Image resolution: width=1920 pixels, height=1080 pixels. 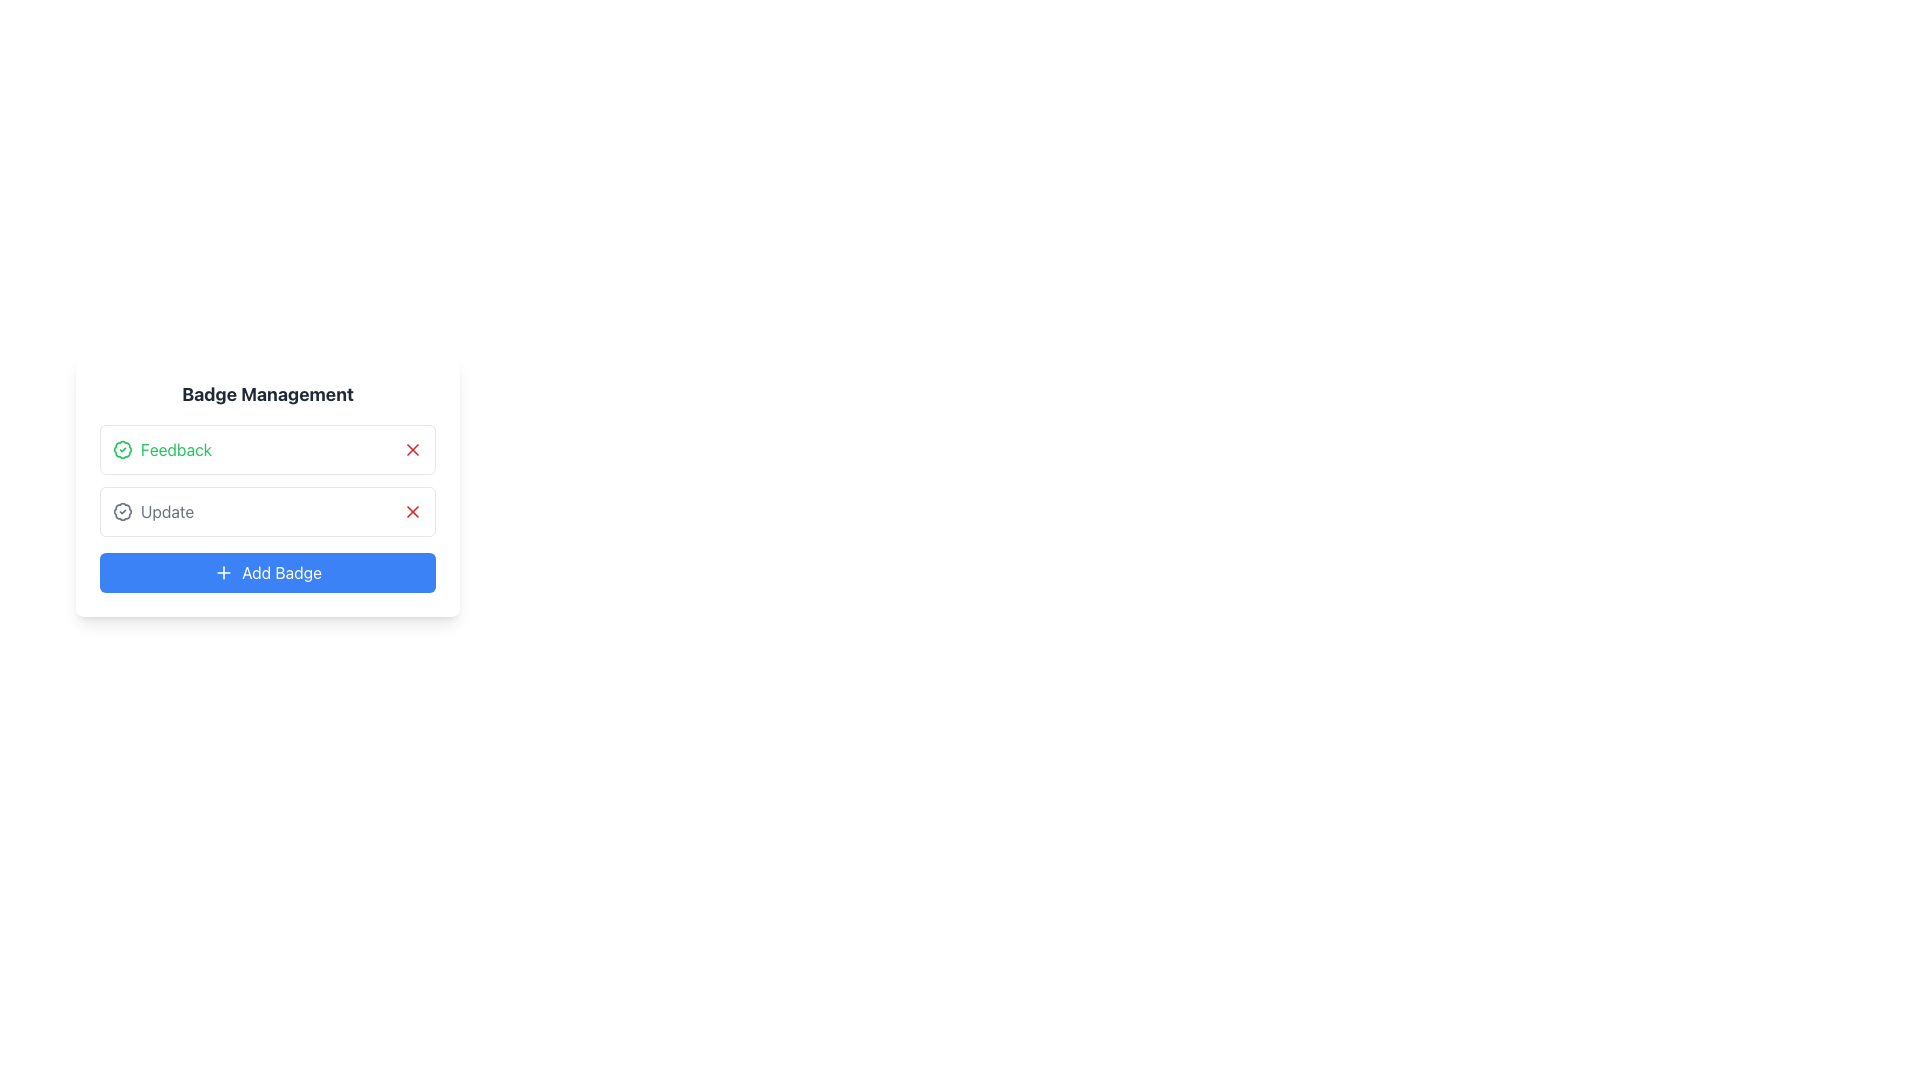 What do you see at coordinates (411, 511) in the screenshot?
I see `the red 'X' icon button located at the top-right corner of the 'Update' card` at bounding box center [411, 511].